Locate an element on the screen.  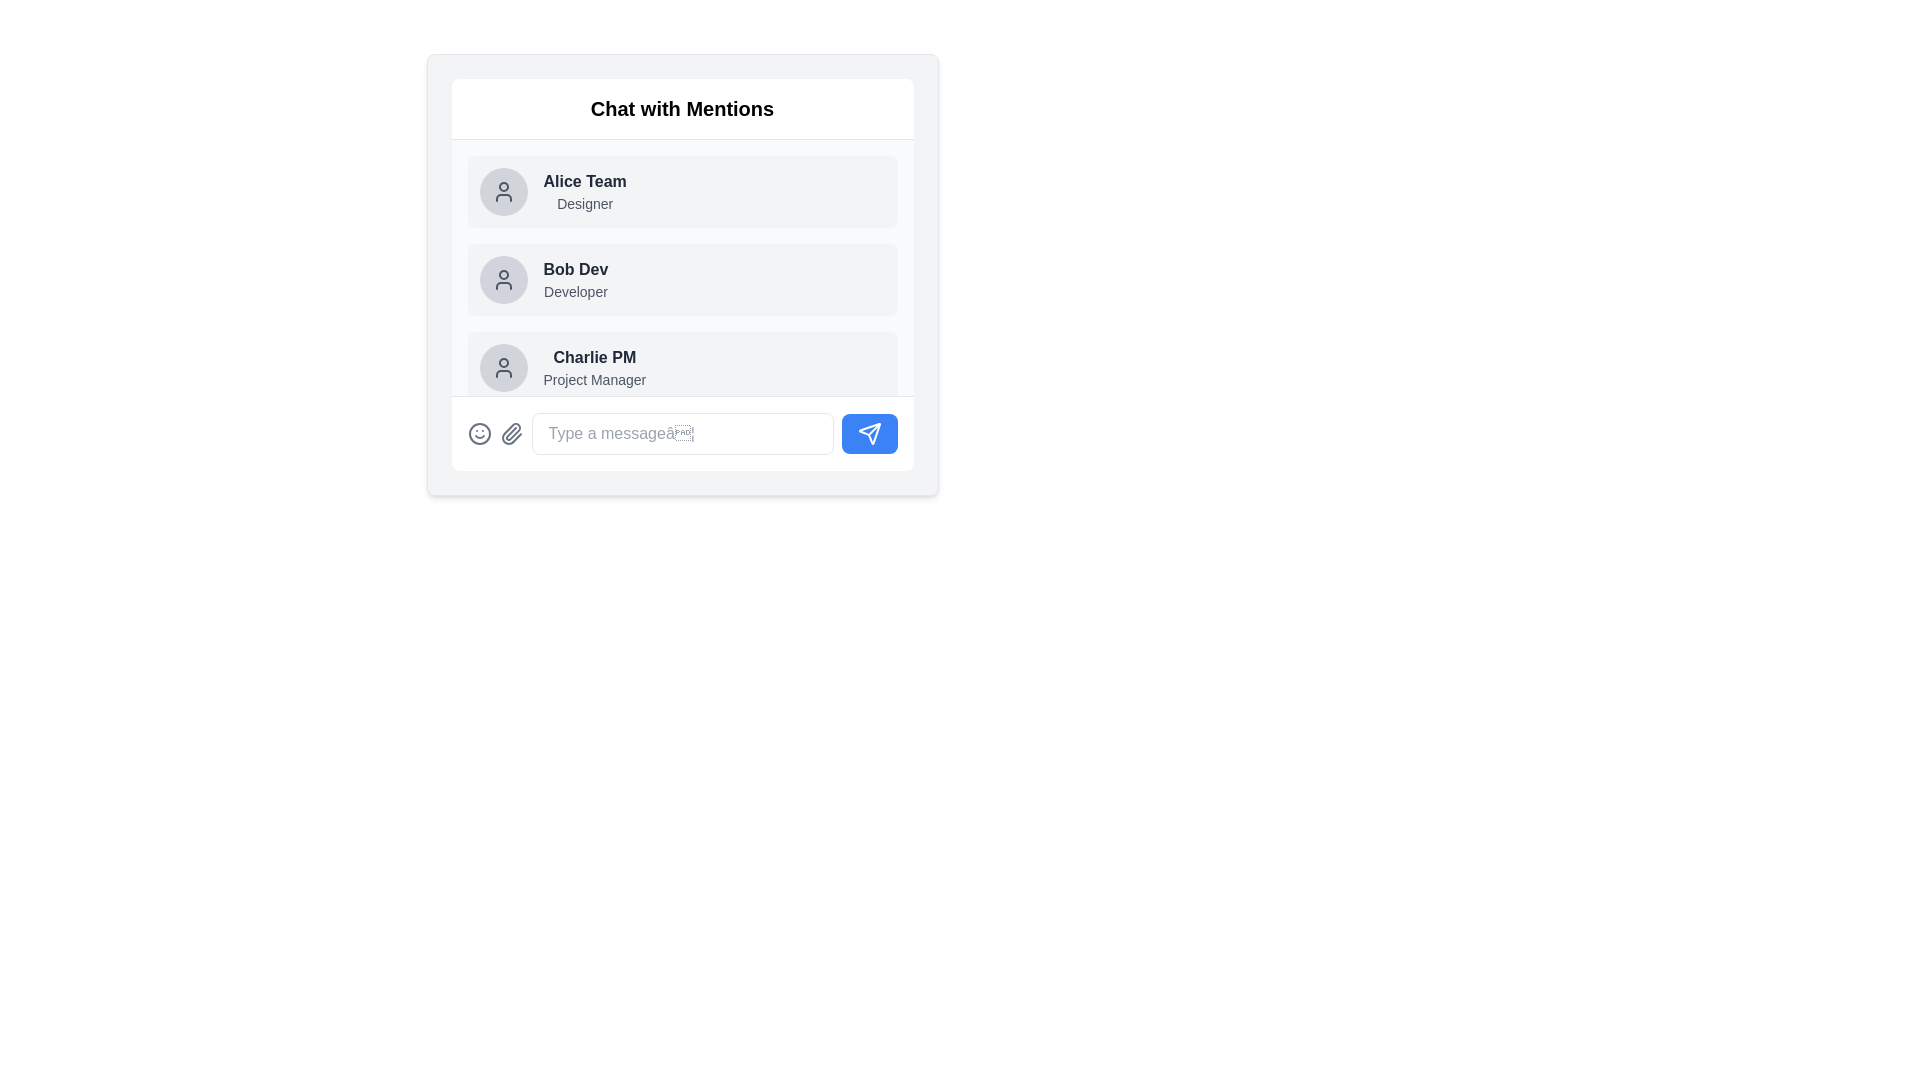
the circular profile icon representing the user 'Alice Team' in the first user card of the 'Chat with Mentions' list is located at coordinates (503, 192).